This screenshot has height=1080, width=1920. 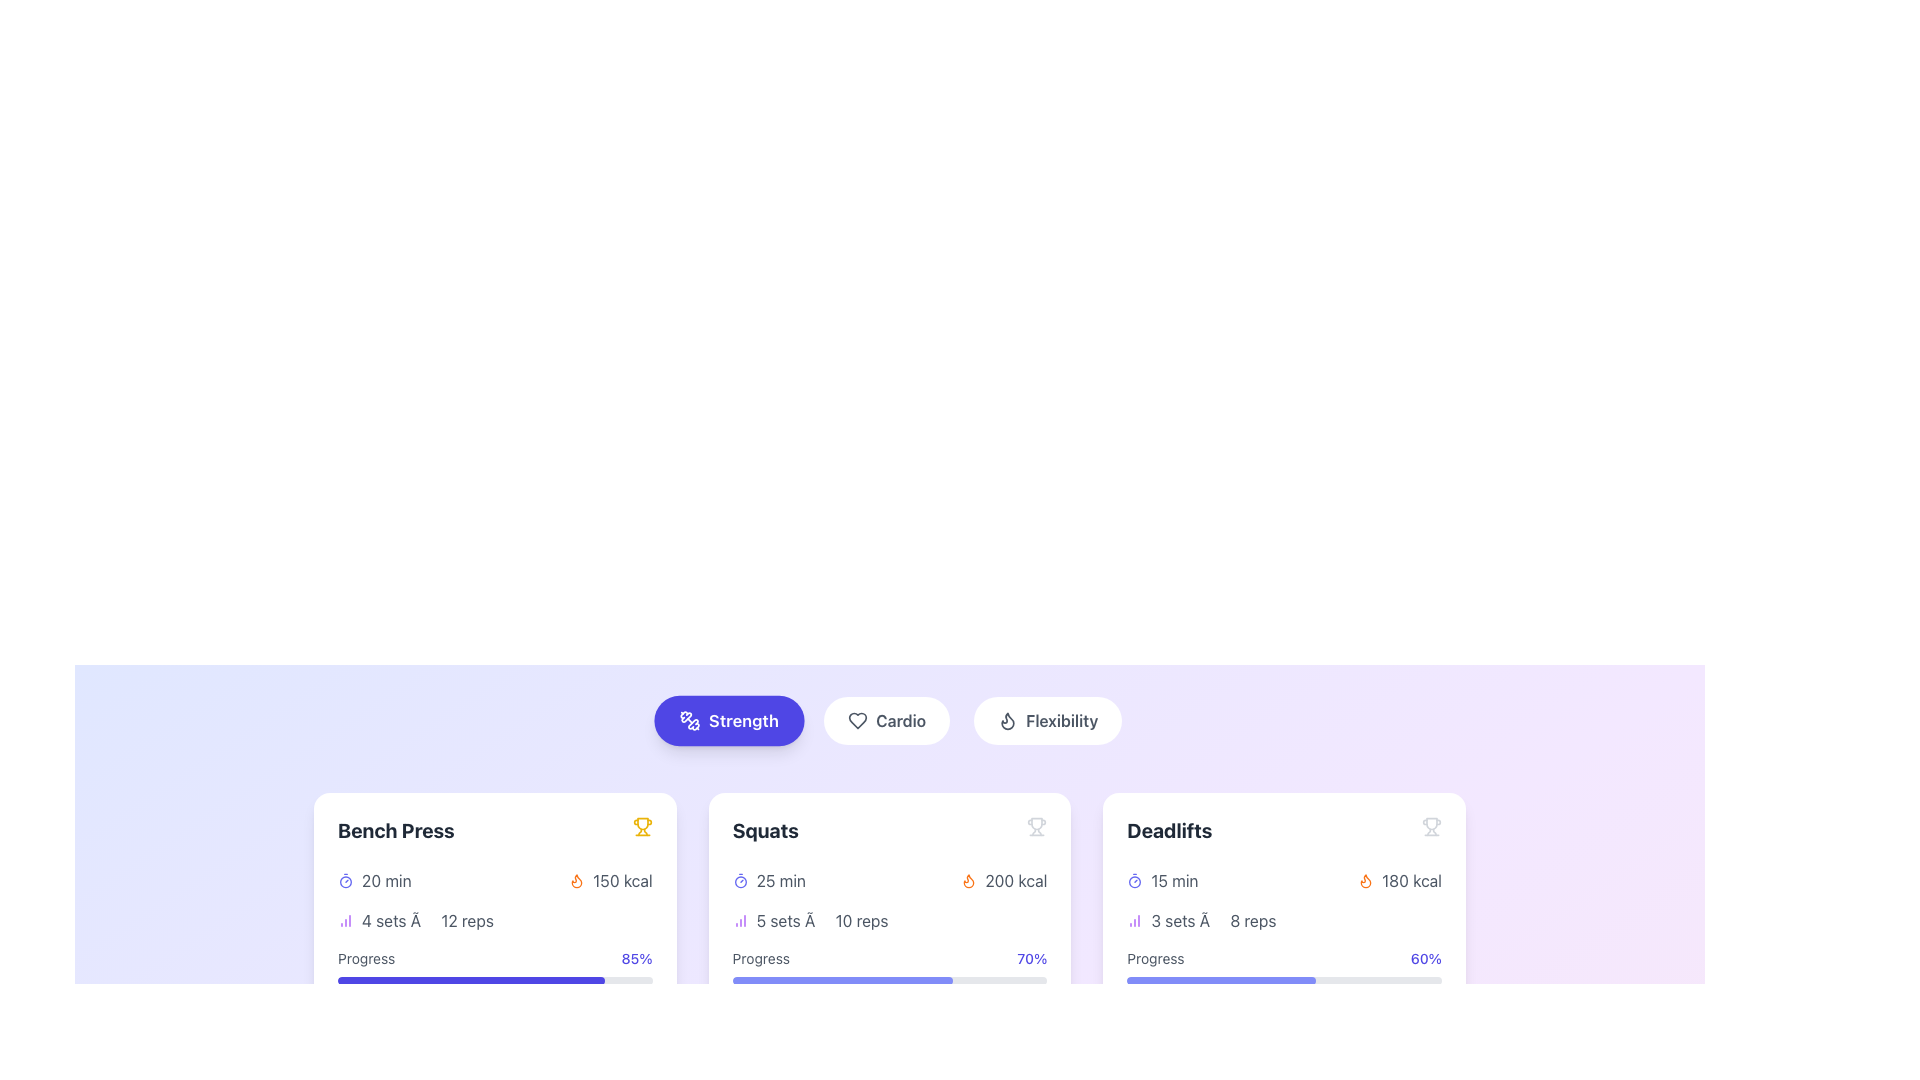 What do you see at coordinates (1162, 879) in the screenshot?
I see `displayed information from the timer icon and text '15 min' located in the top-left corner of the 'Deadlifts' card, adjacent to the '180 kcal' text` at bounding box center [1162, 879].